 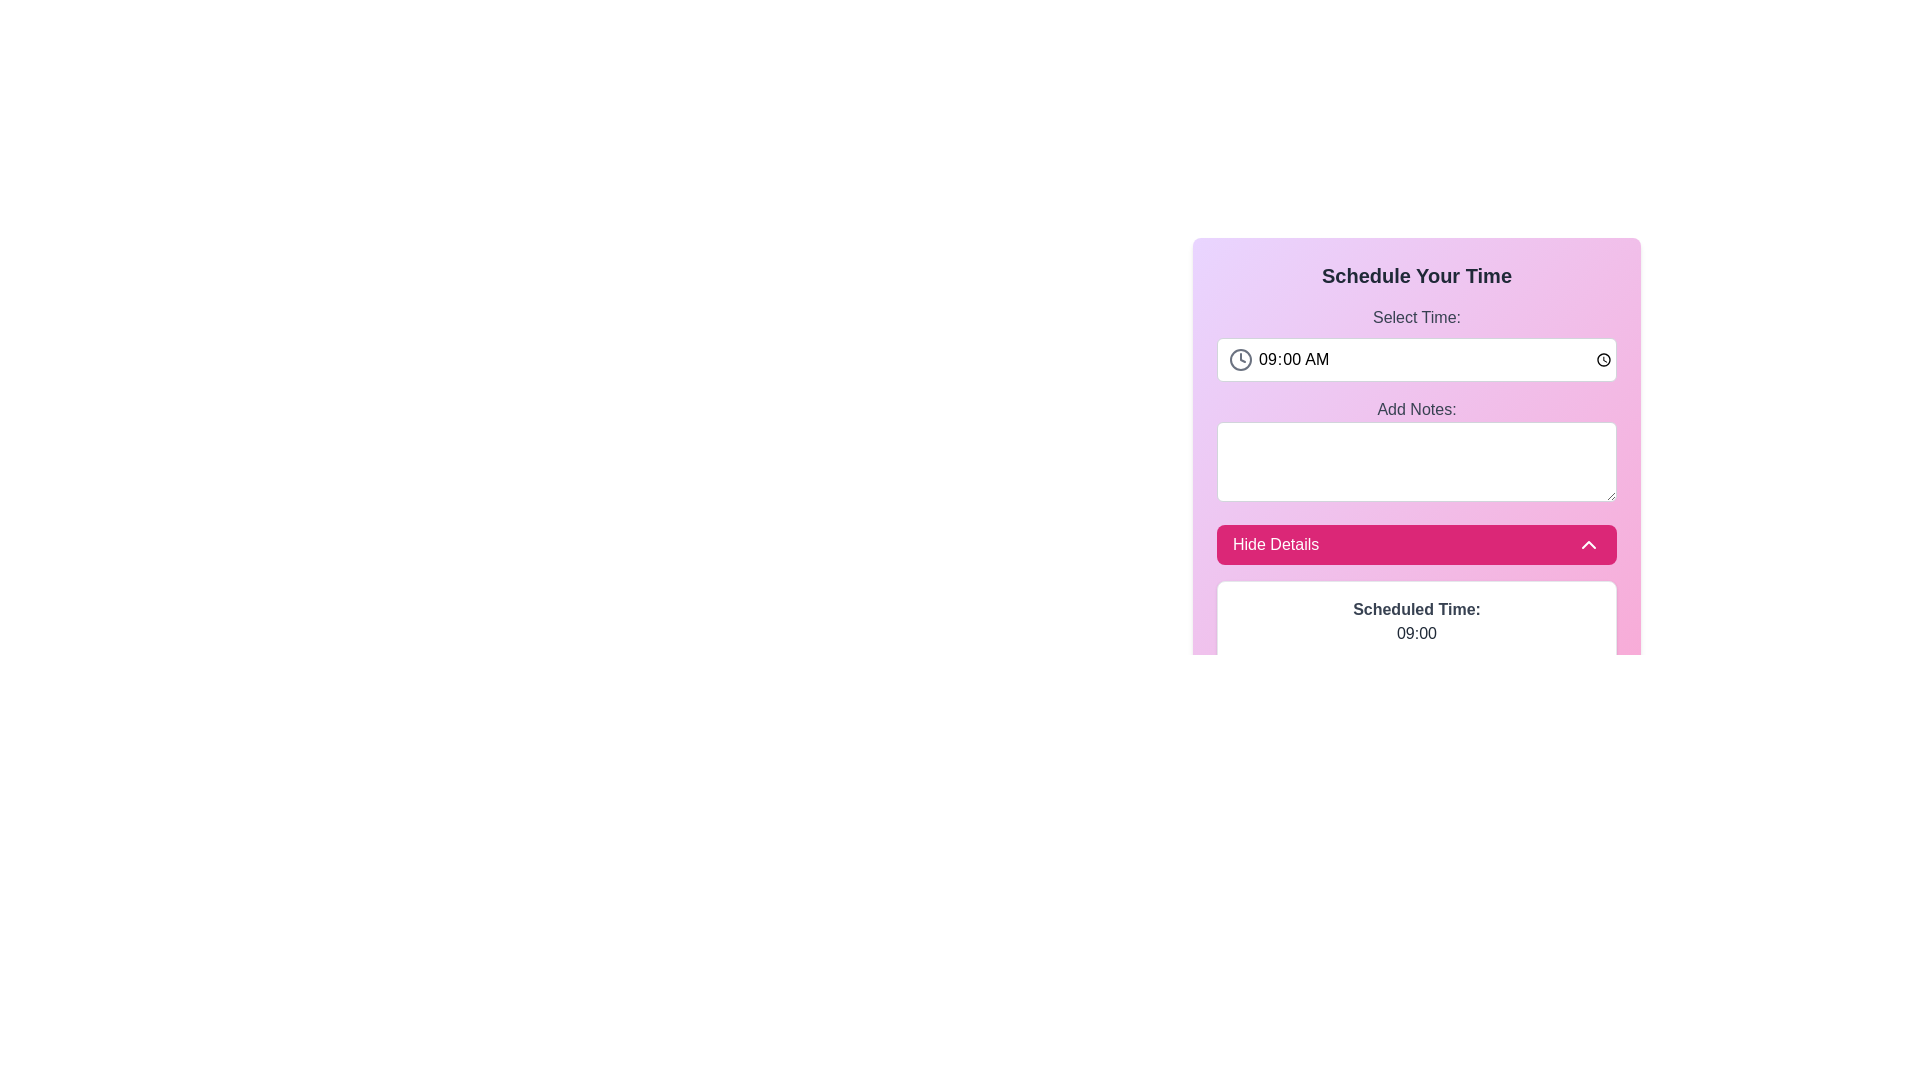 What do you see at coordinates (1415, 358) in the screenshot?
I see `the time` at bounding box center [1415, 358].